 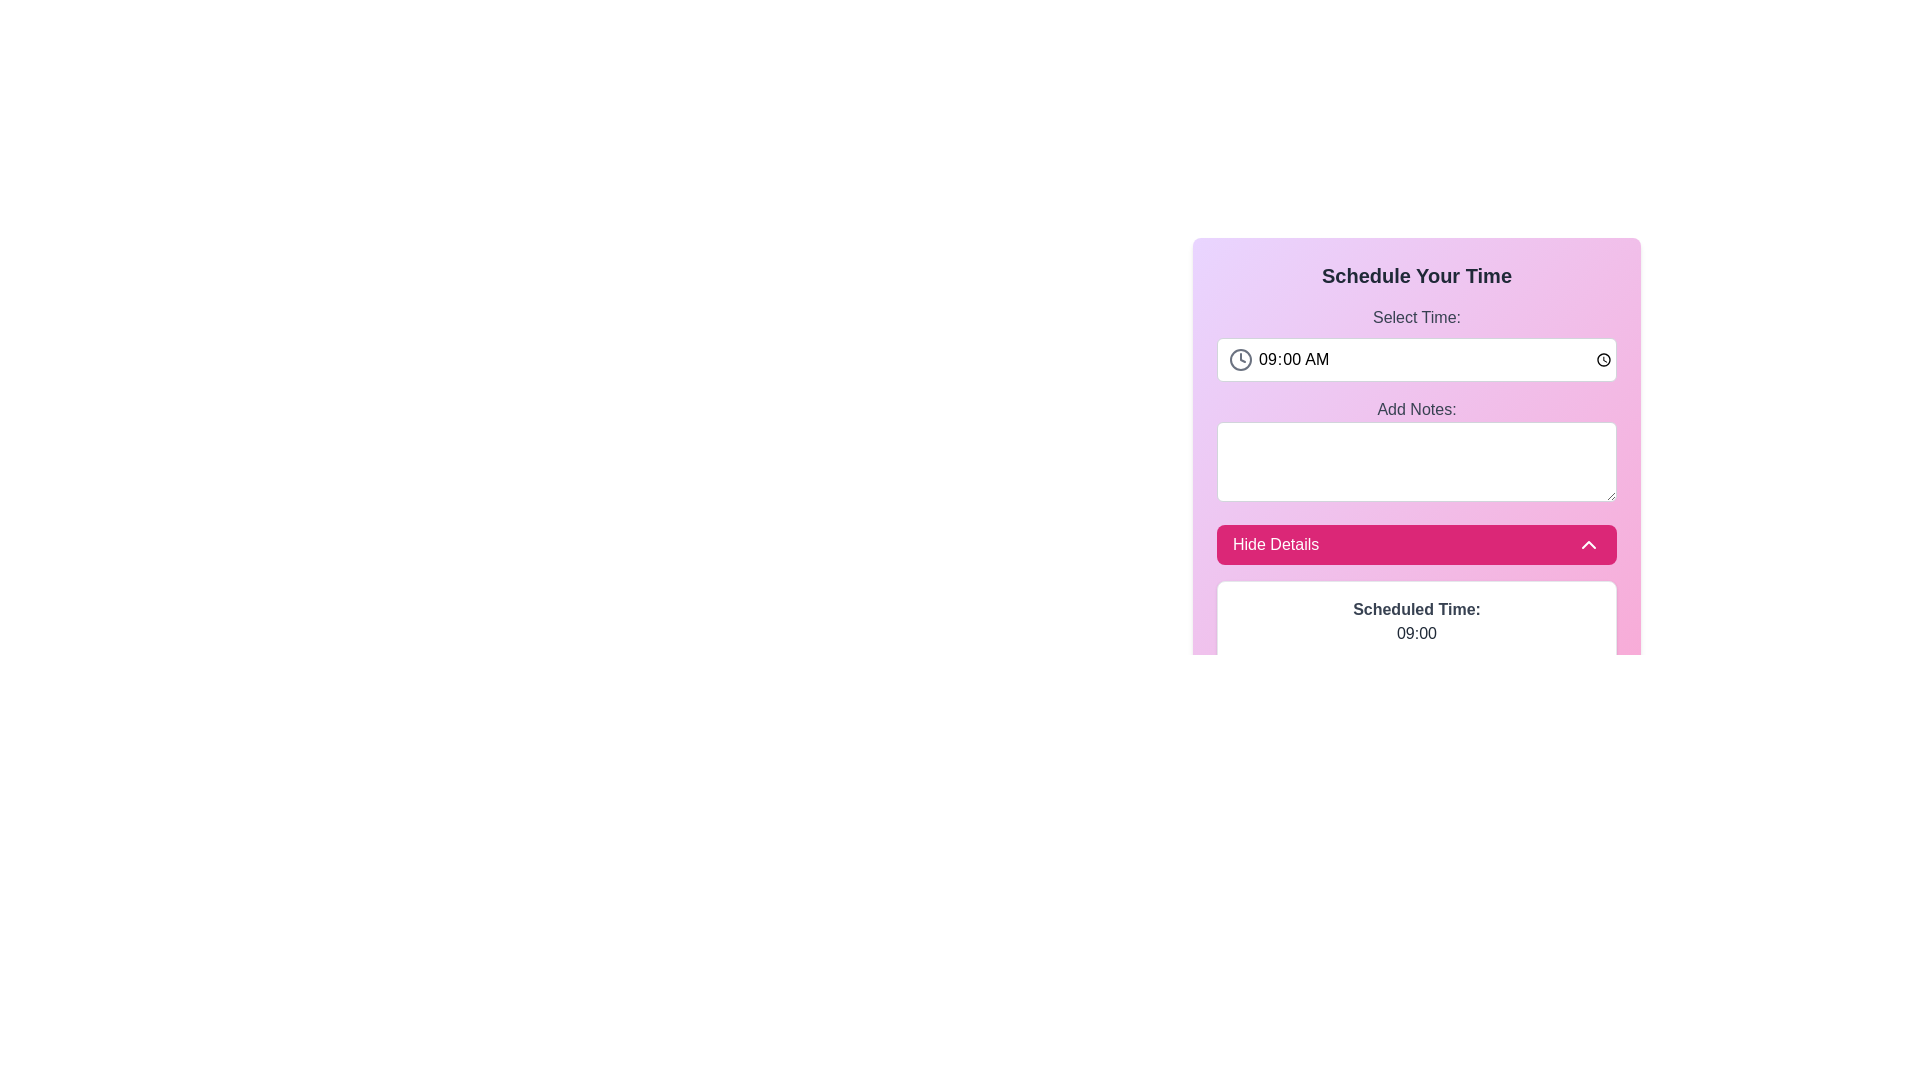 What do you see at coordinates (1415, 358) in the screenshot?
I see `the time` at bounding box center [1415, 358].